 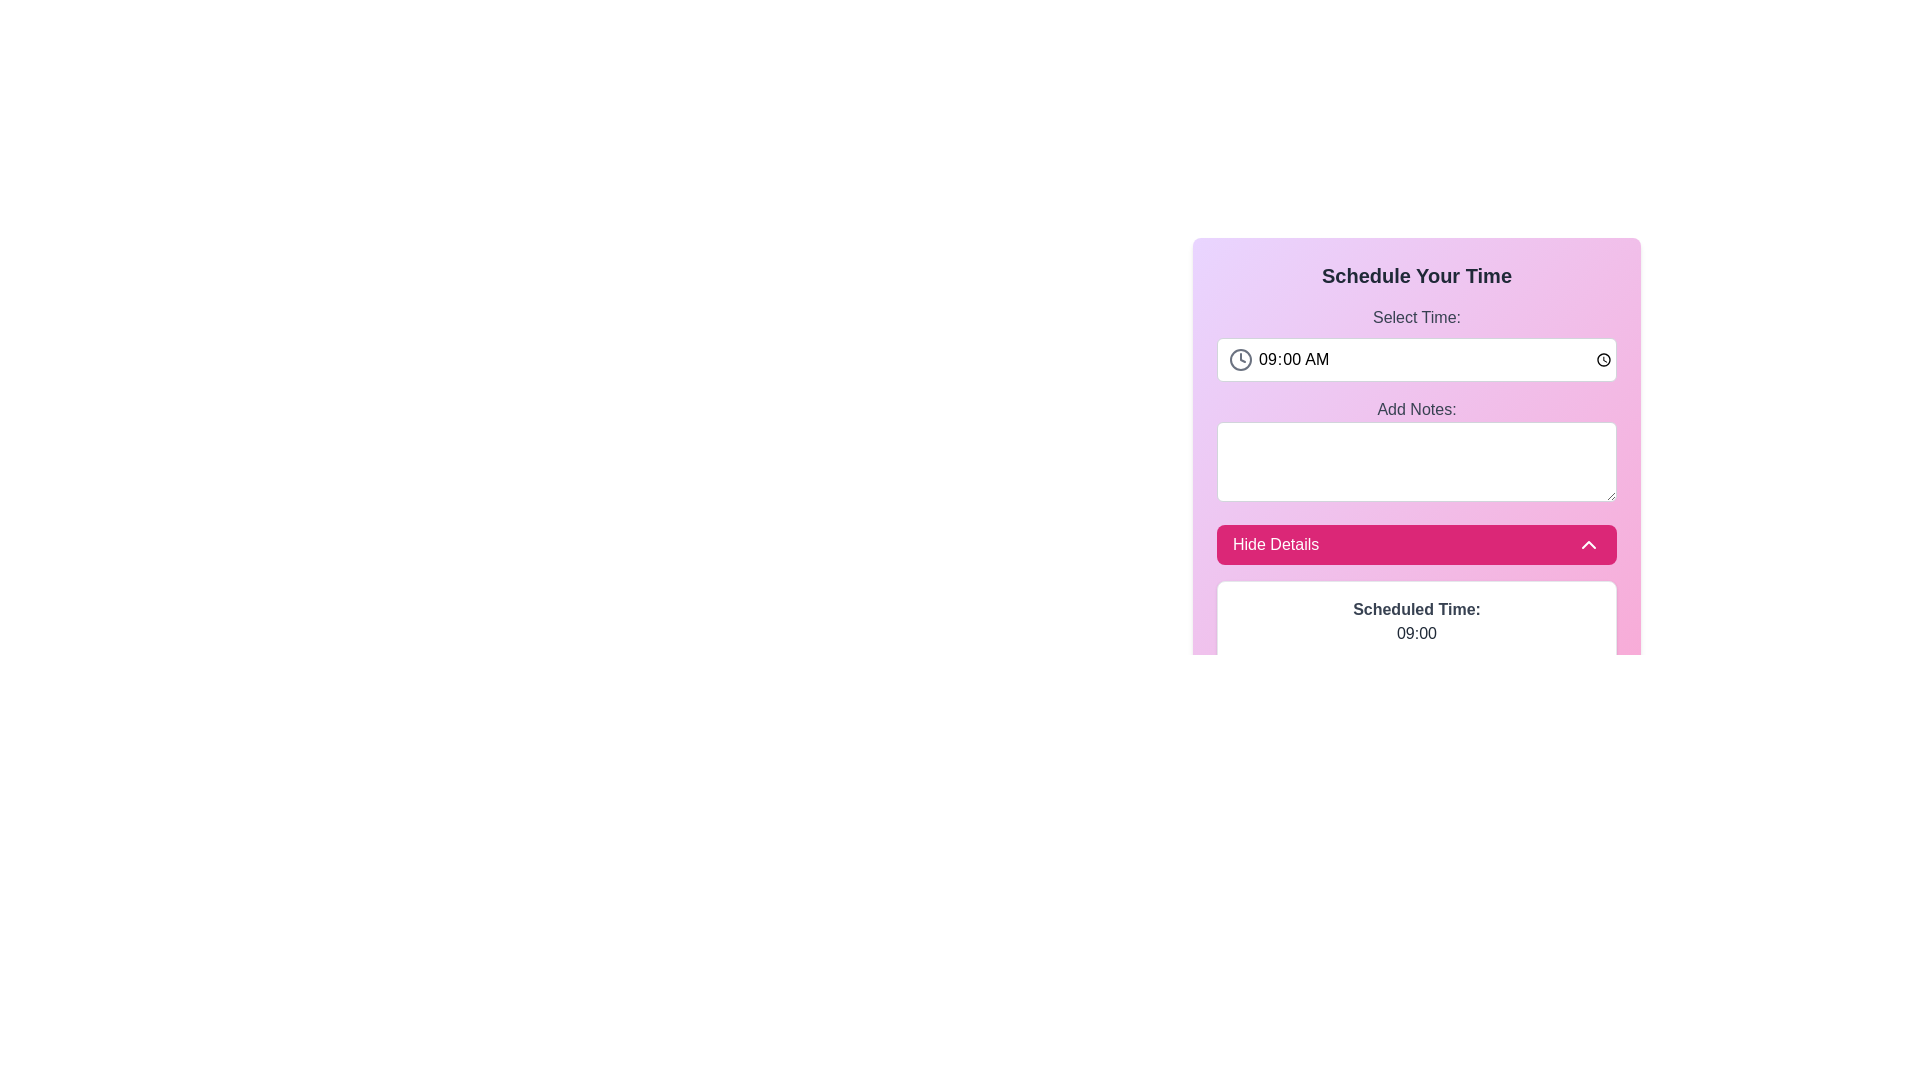 What do you see at coordinates (1415, 358) in the screenshot?
I see `the time` at bounding box center [1415, 358].